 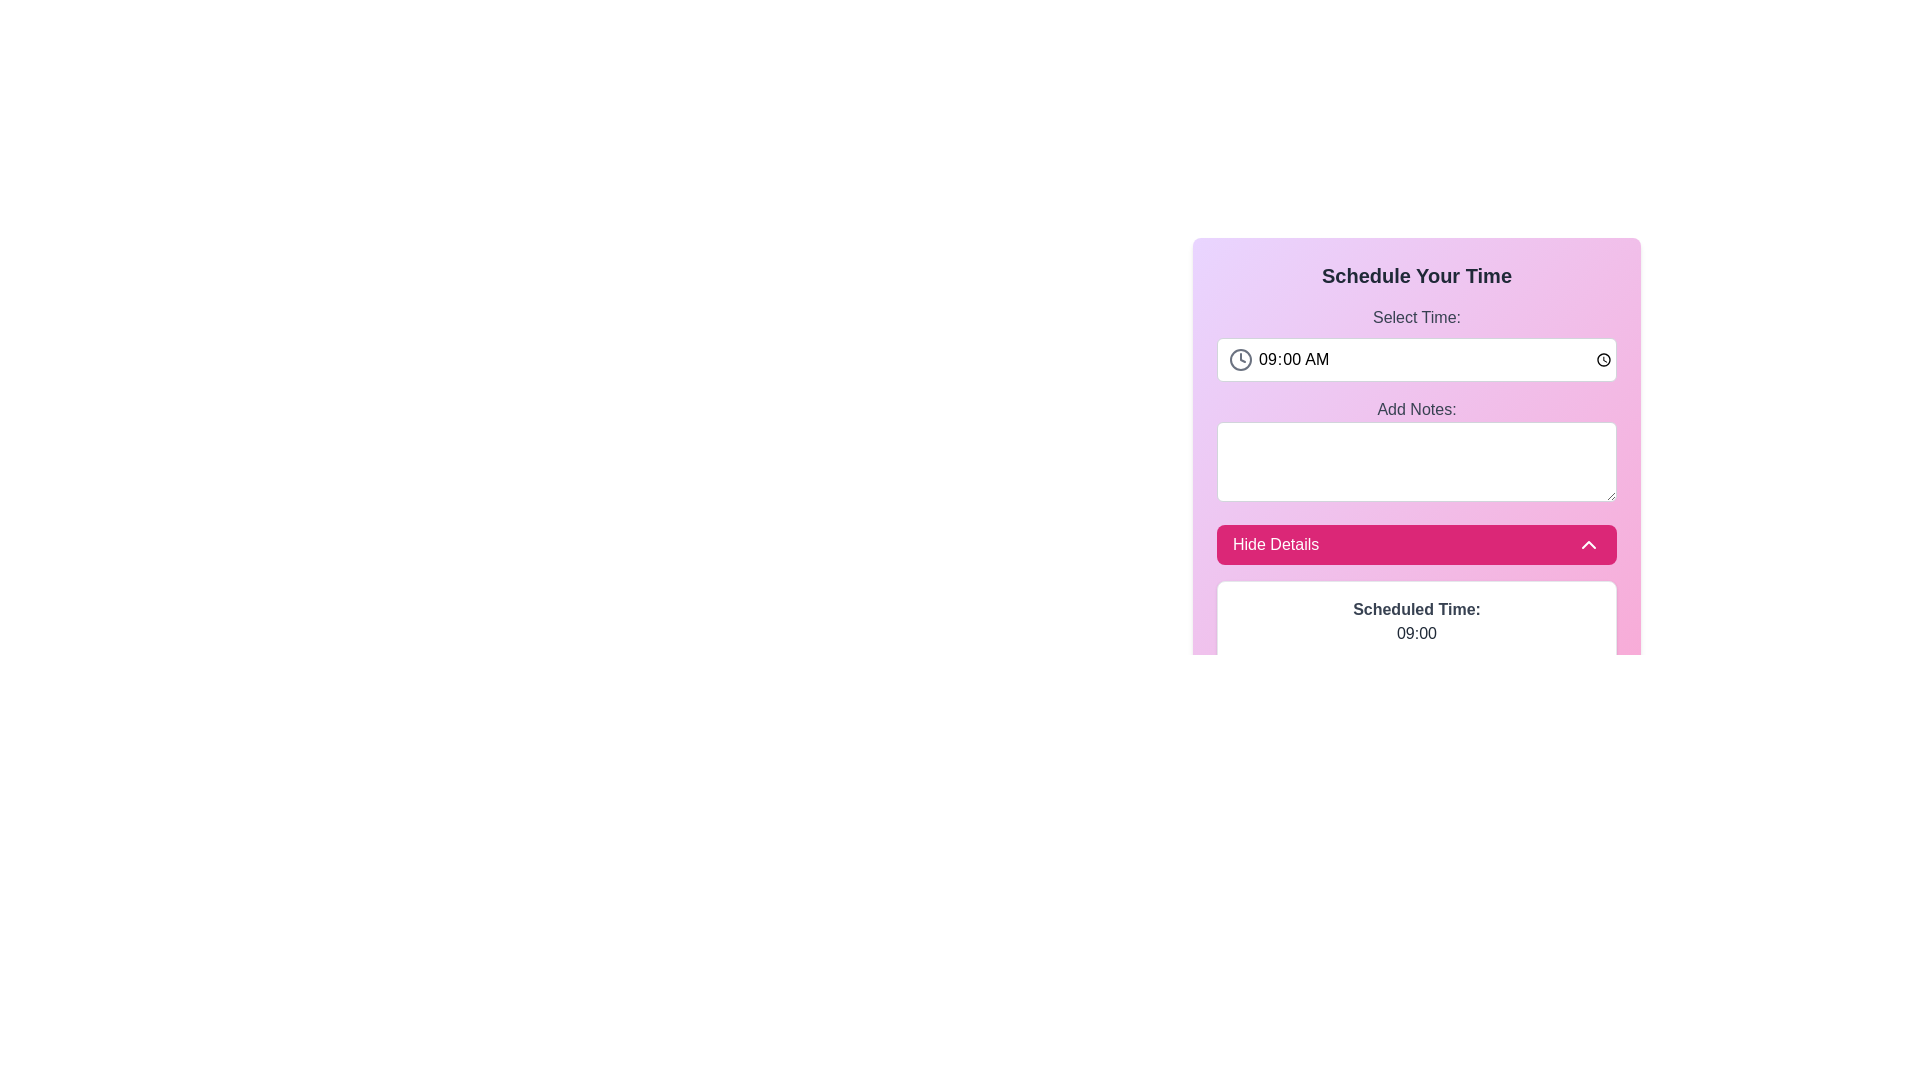 What do you see at coordinates (1415, 358) in the screenshot?
I see `the time` at bounding box center [1415, 358].